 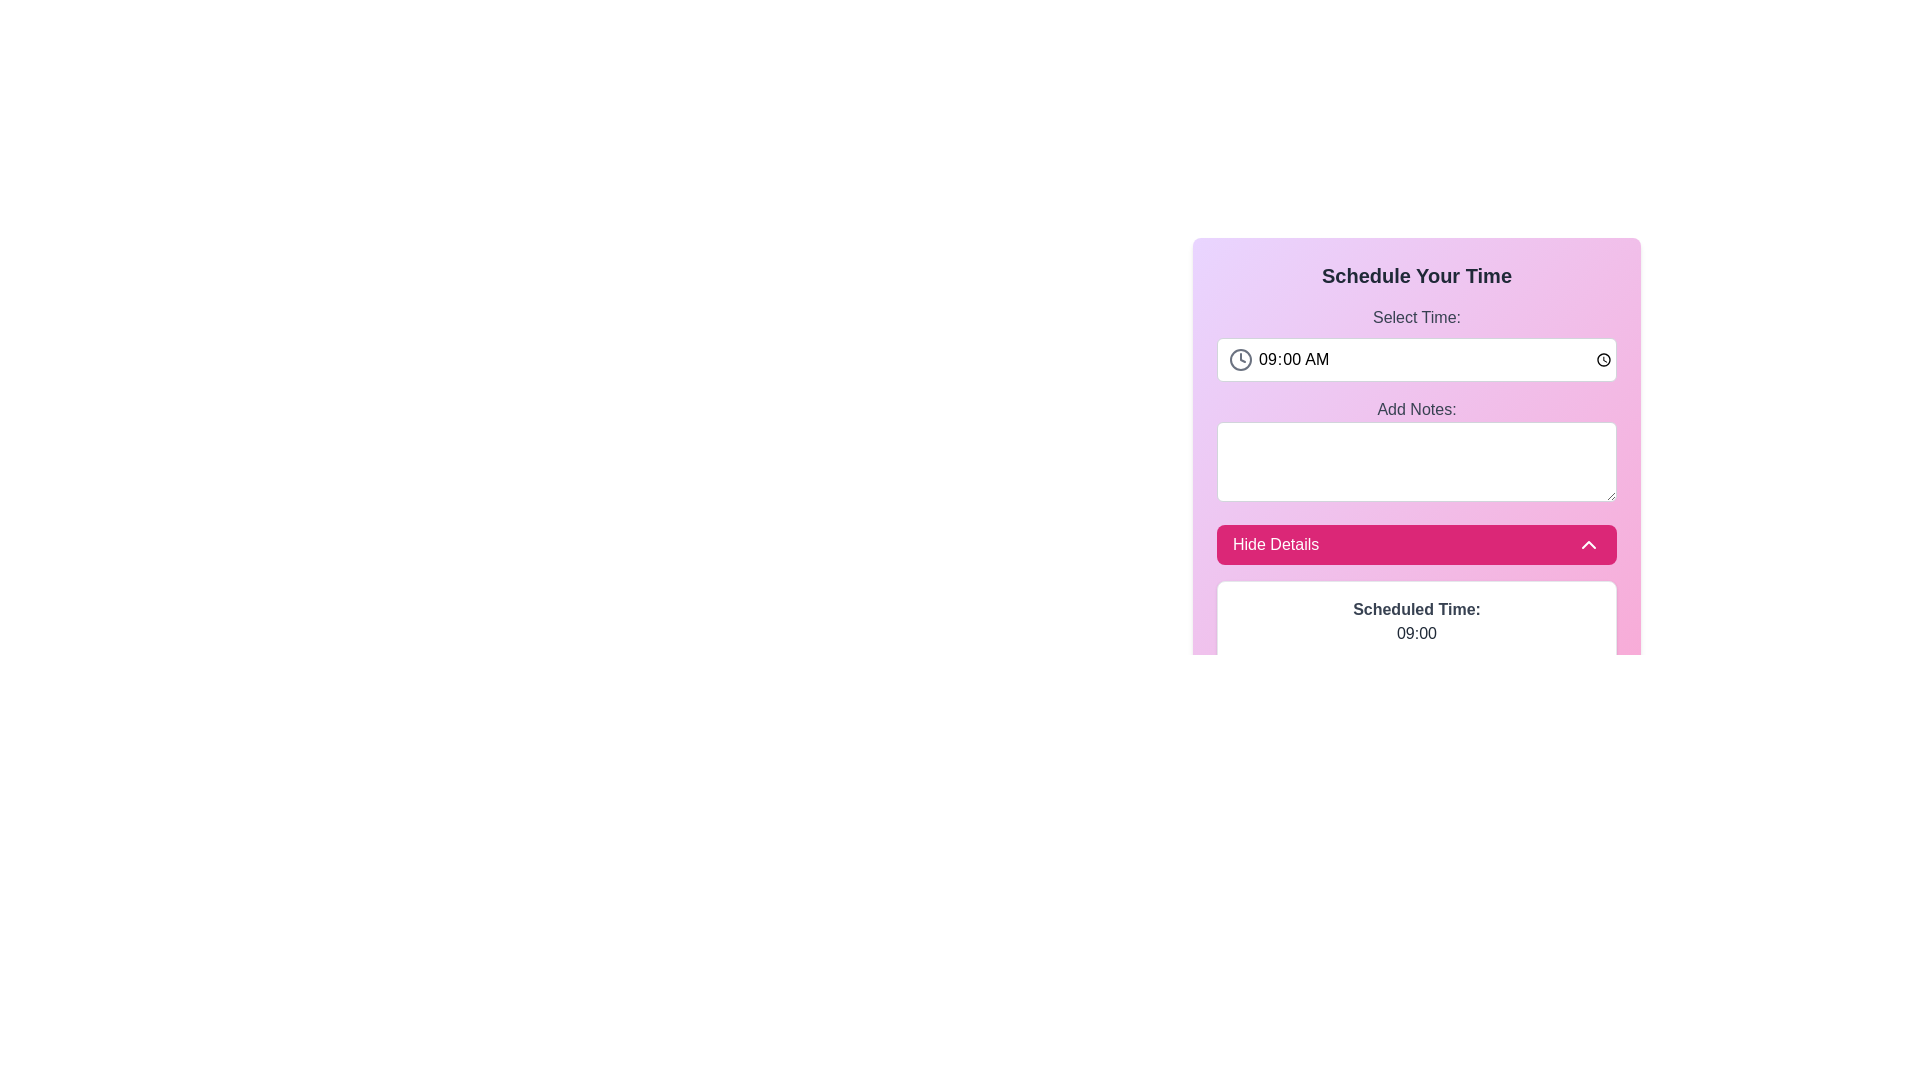 What do you see at coordinates (1415, 358) in the screenshot?
I see `the time` at bounding box center [1415, 358].